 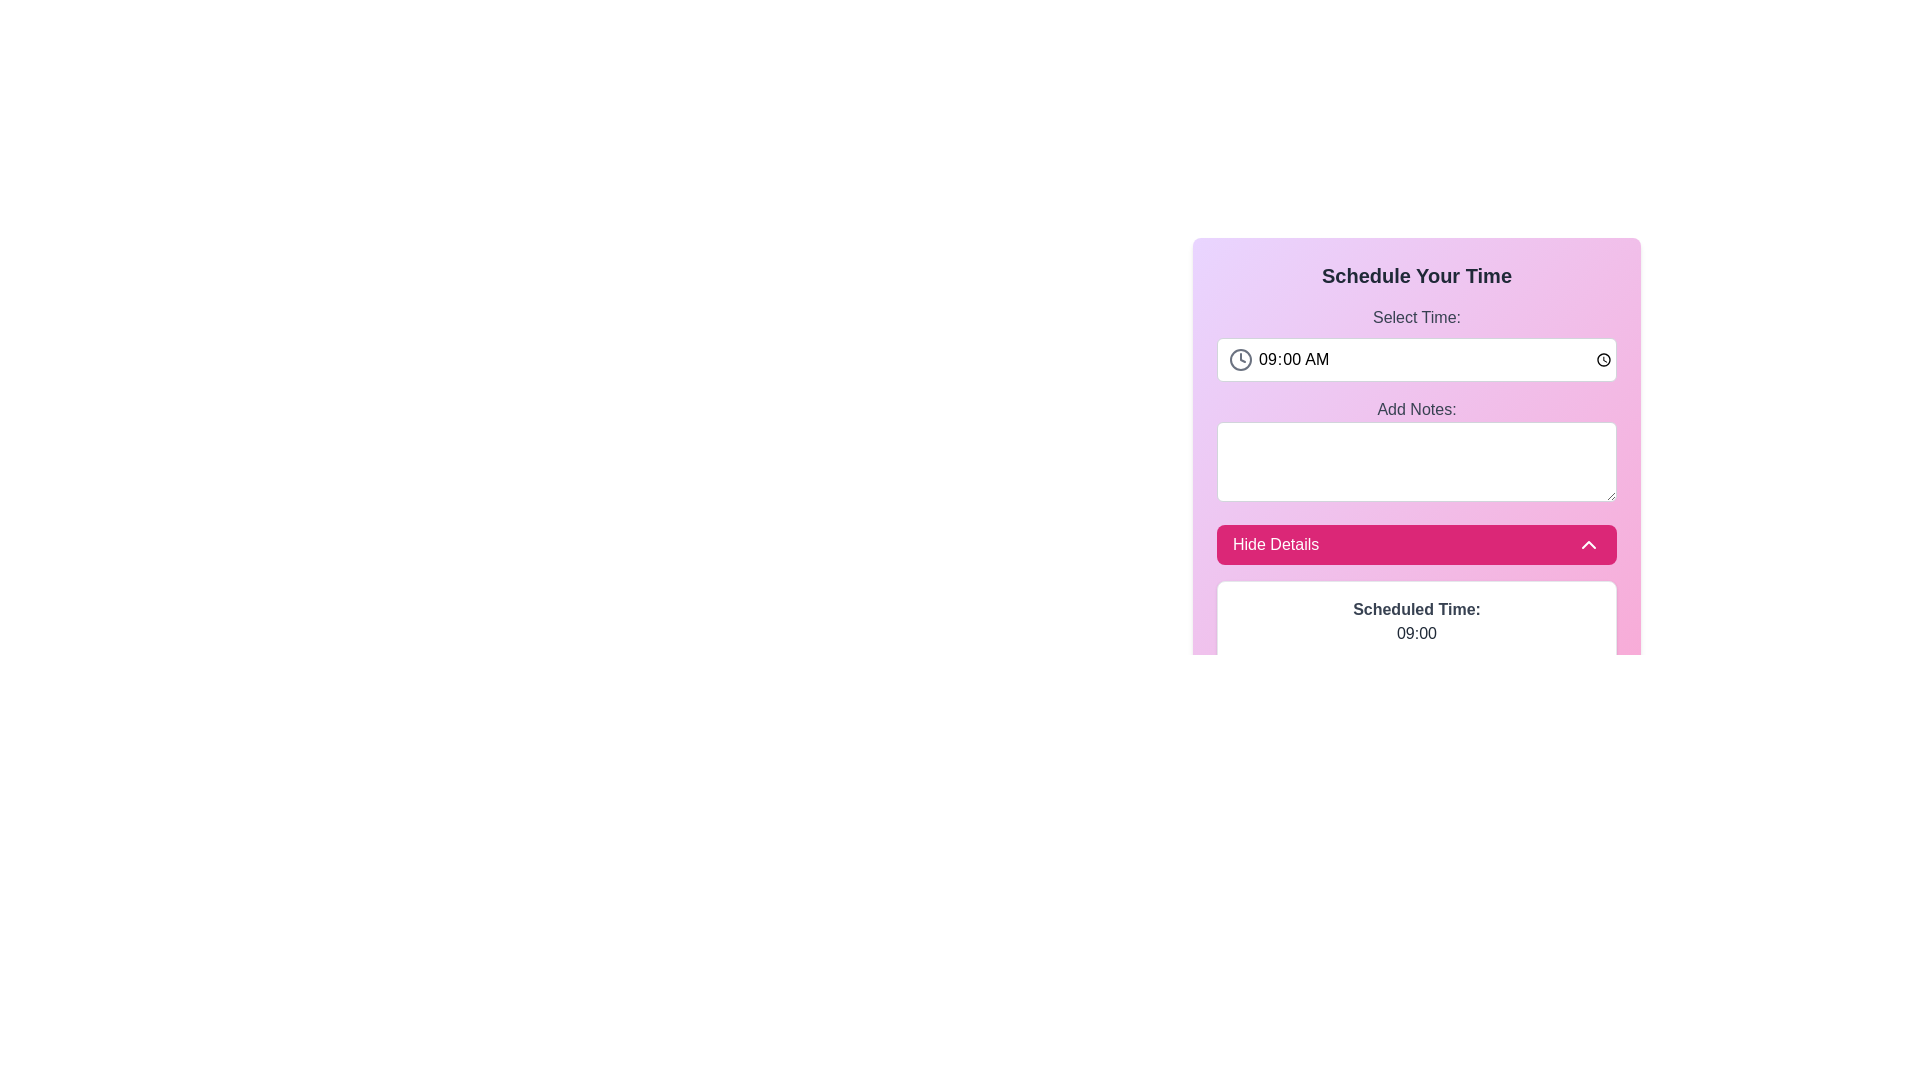 What do you see at coordinates (1415, 358) in the screenshot?
I see `the time` at bounding box center [1415, 358].